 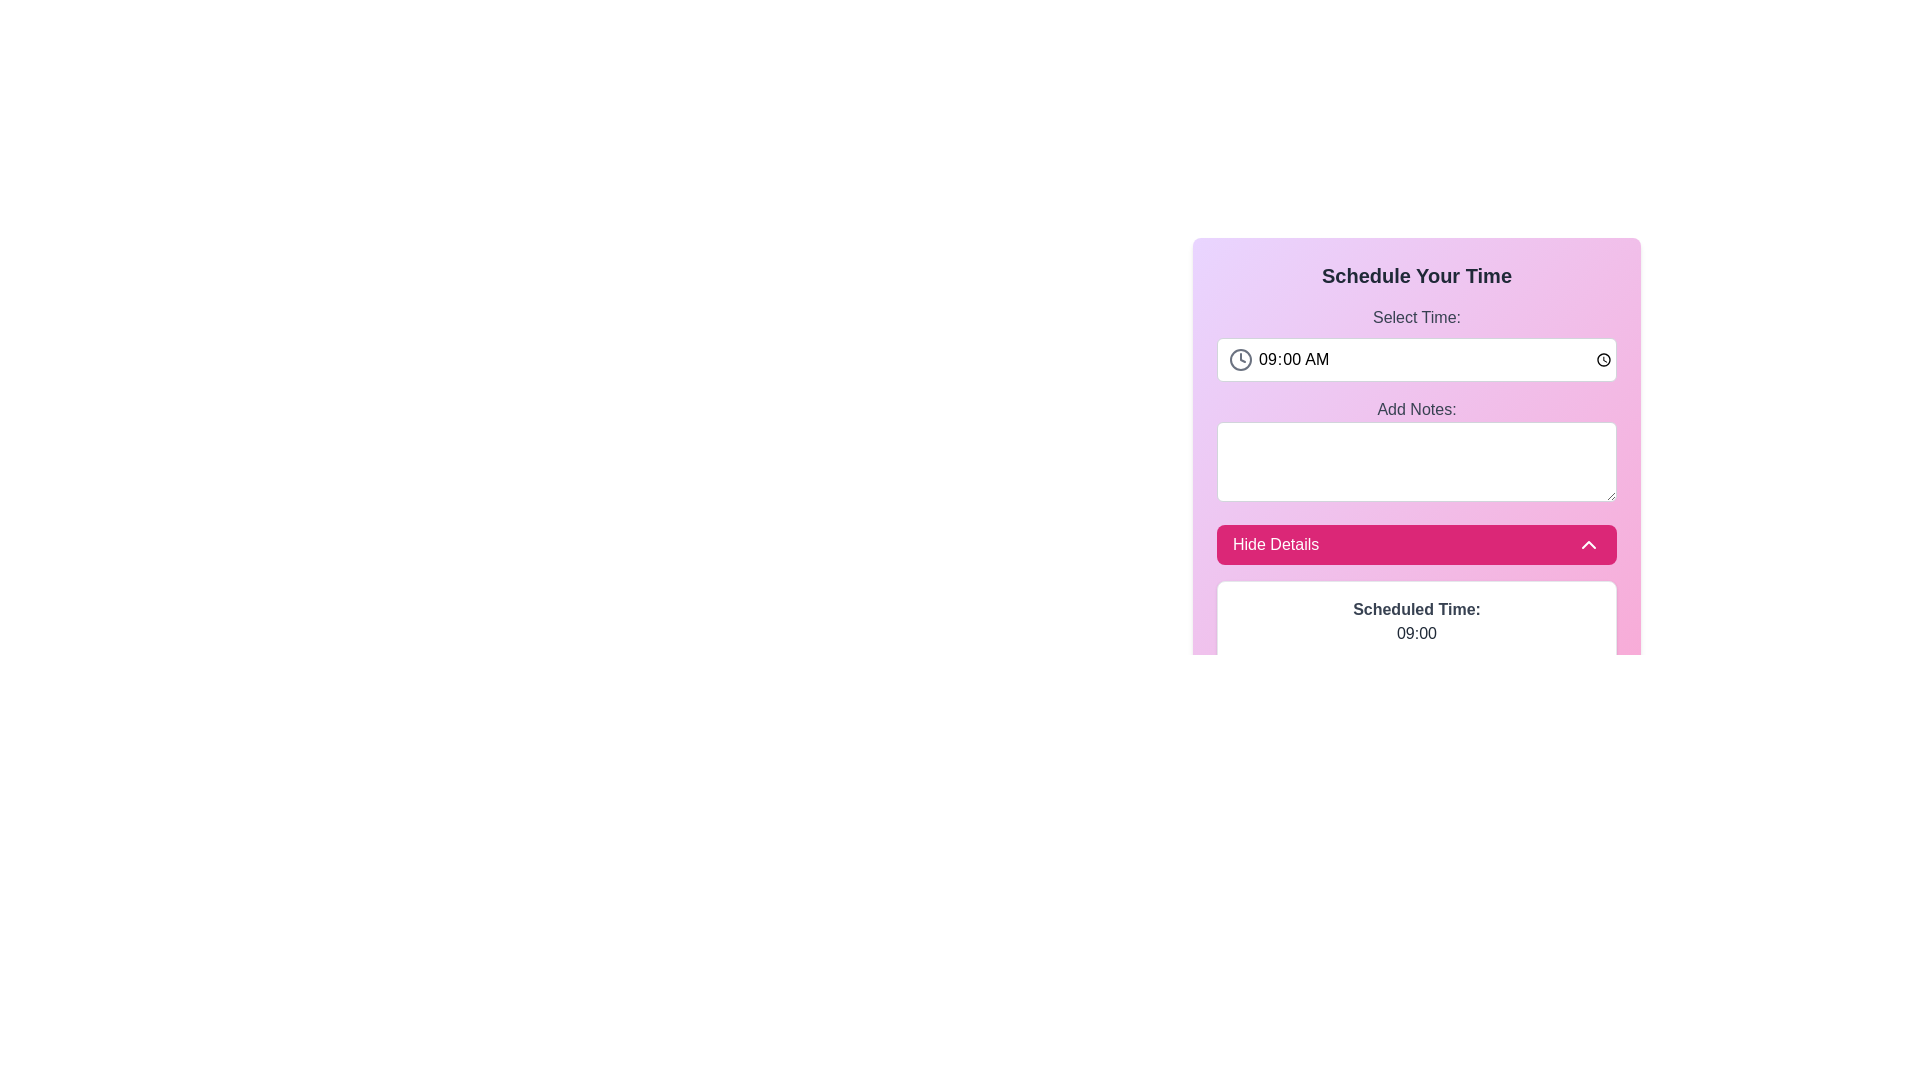 What do you see at coordinates (1415, 358) in the screenshot?
I see `the time` at bounding box center [1415, 358].